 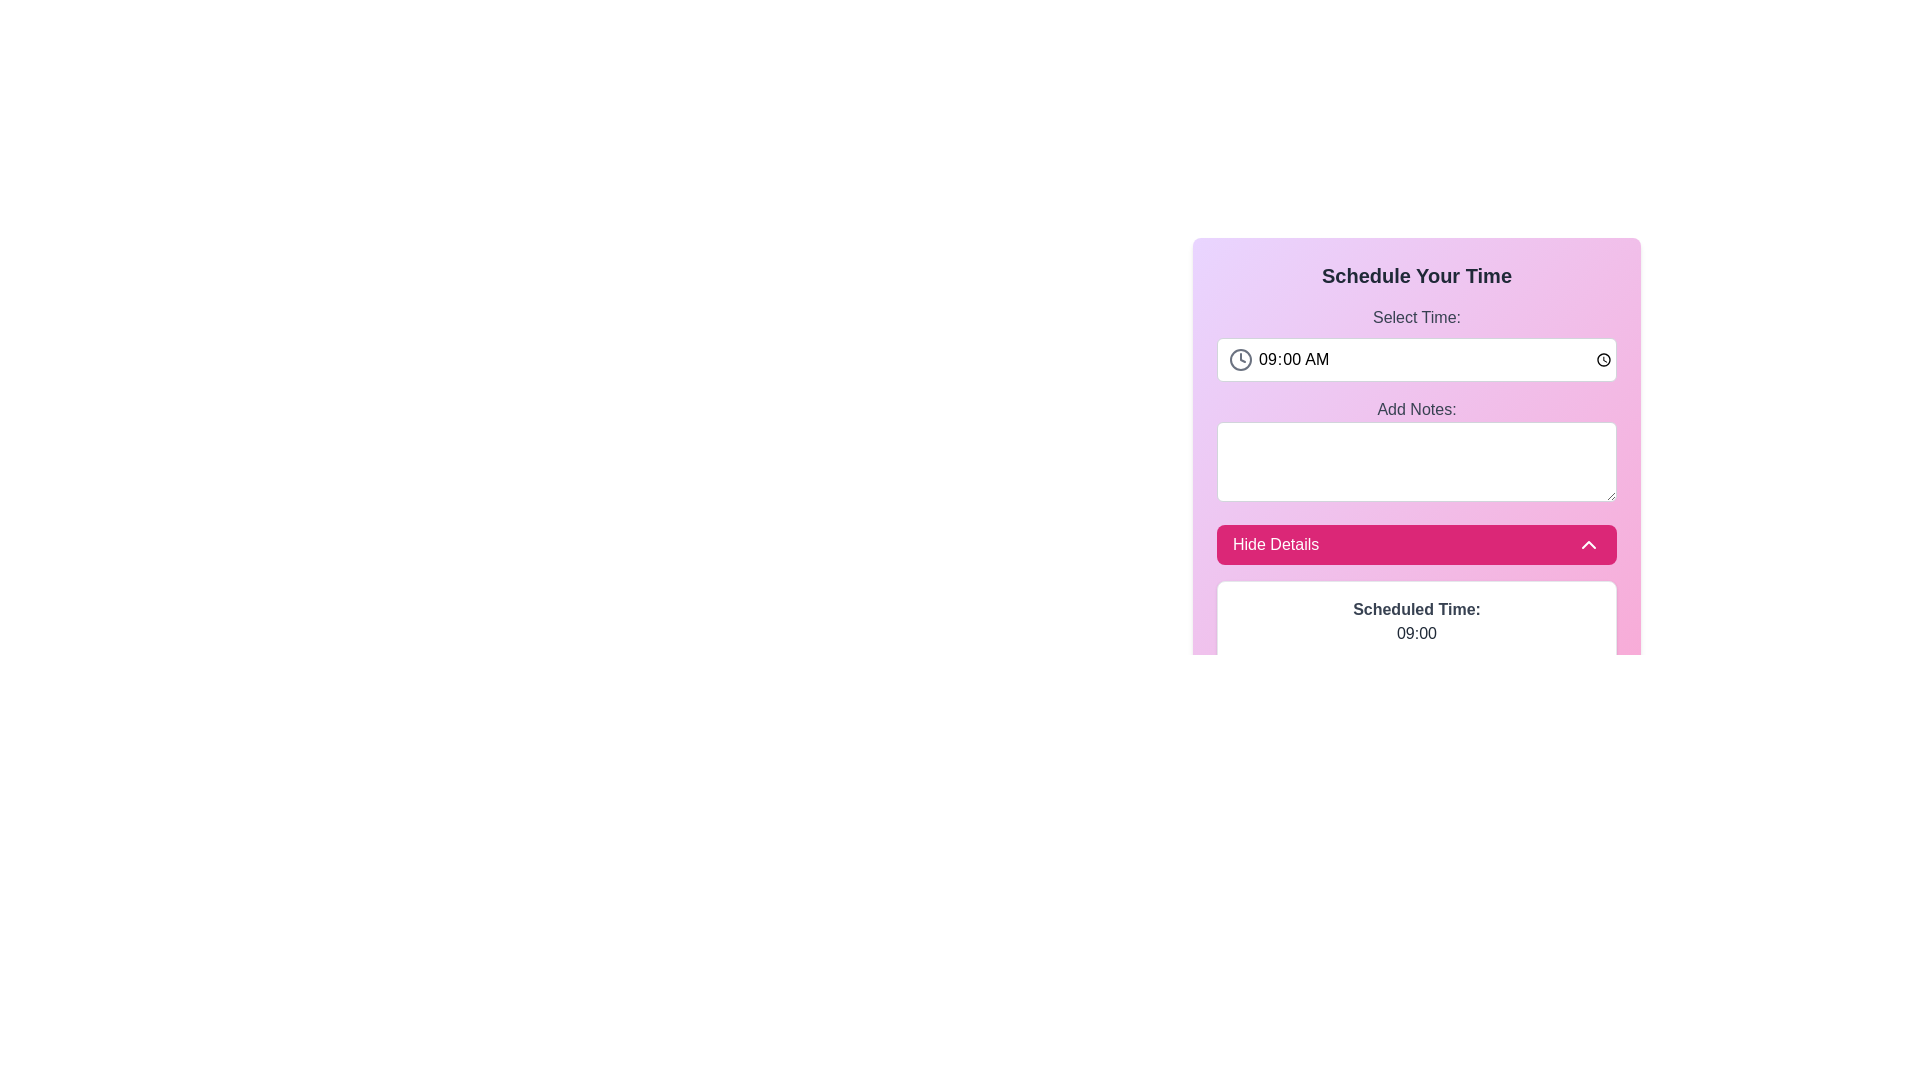 What do you see at coordinates (1415, 358) in the screenshot?
I see `the time` at bounding box center [1415, 358].